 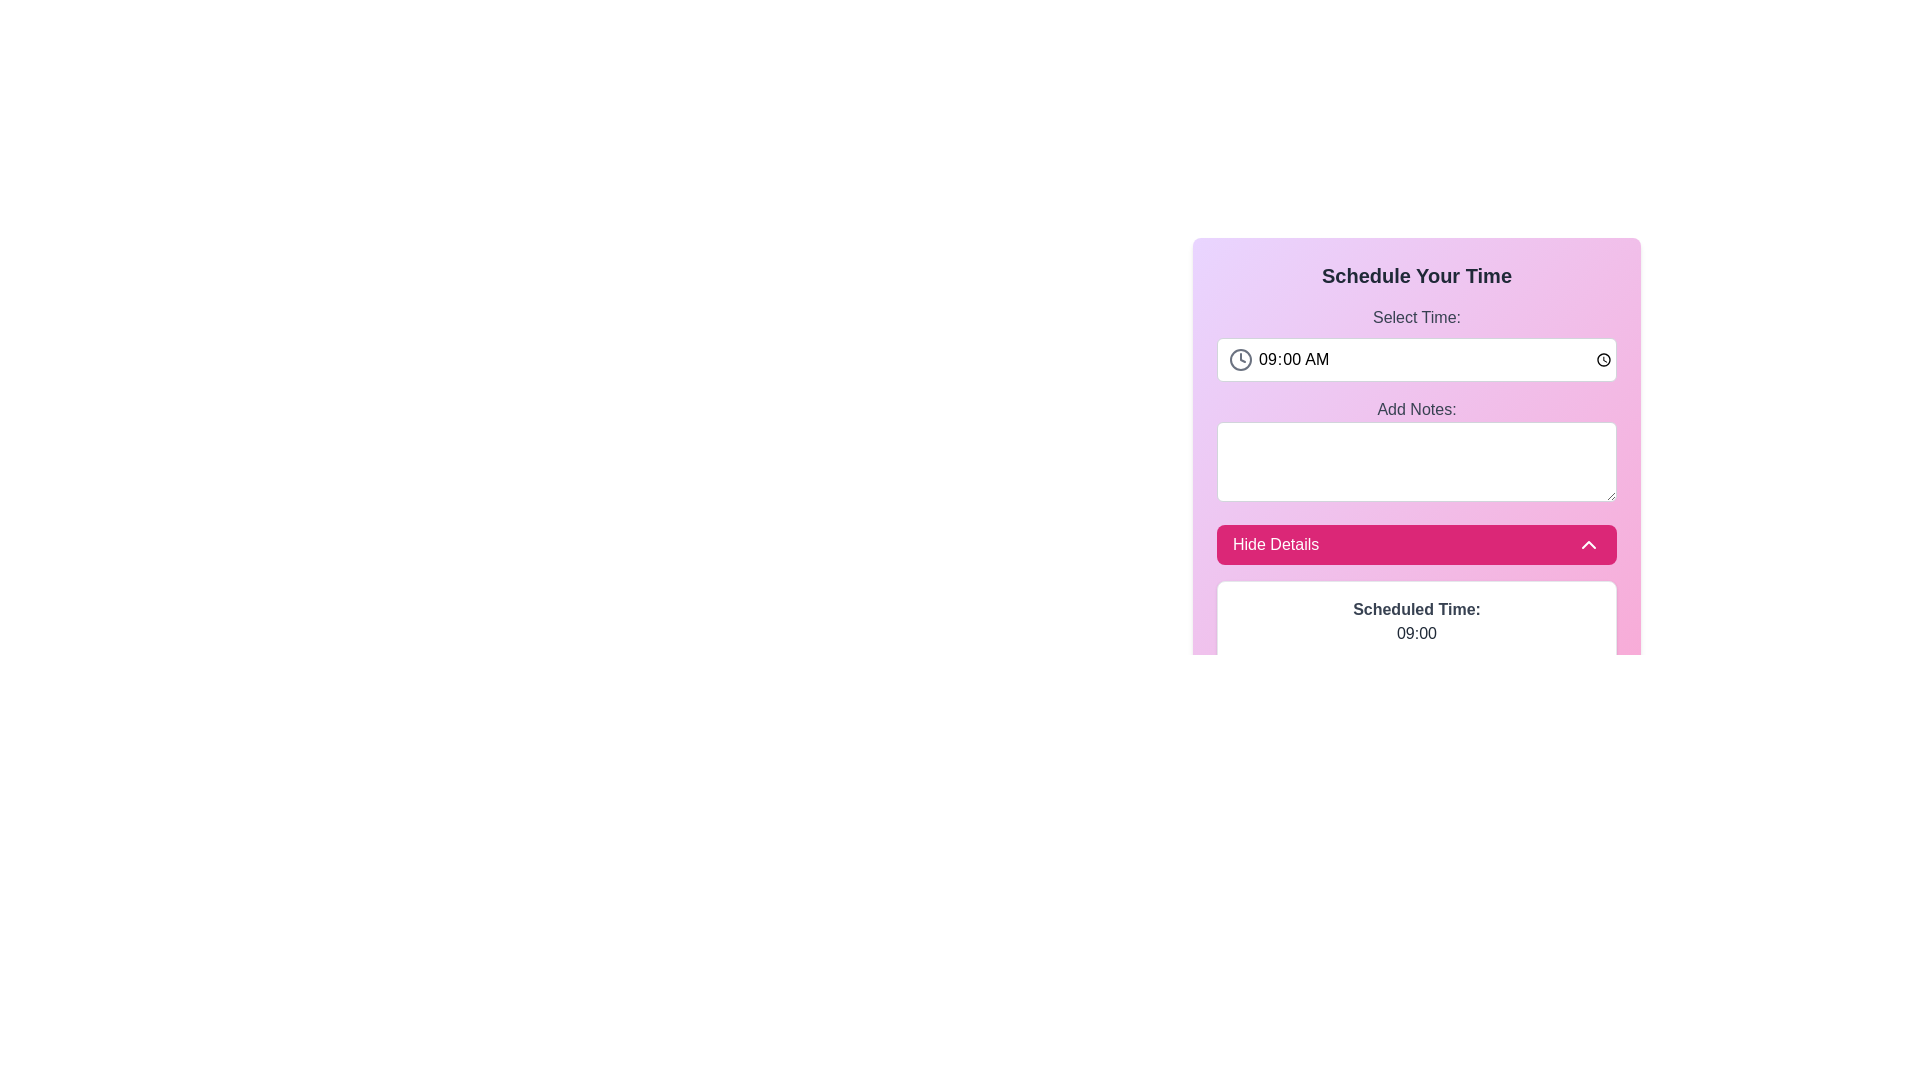 What do you see at coordinates (1415, 358) in the screenshot?
I see `the time` at bounding box center [1415, 358].